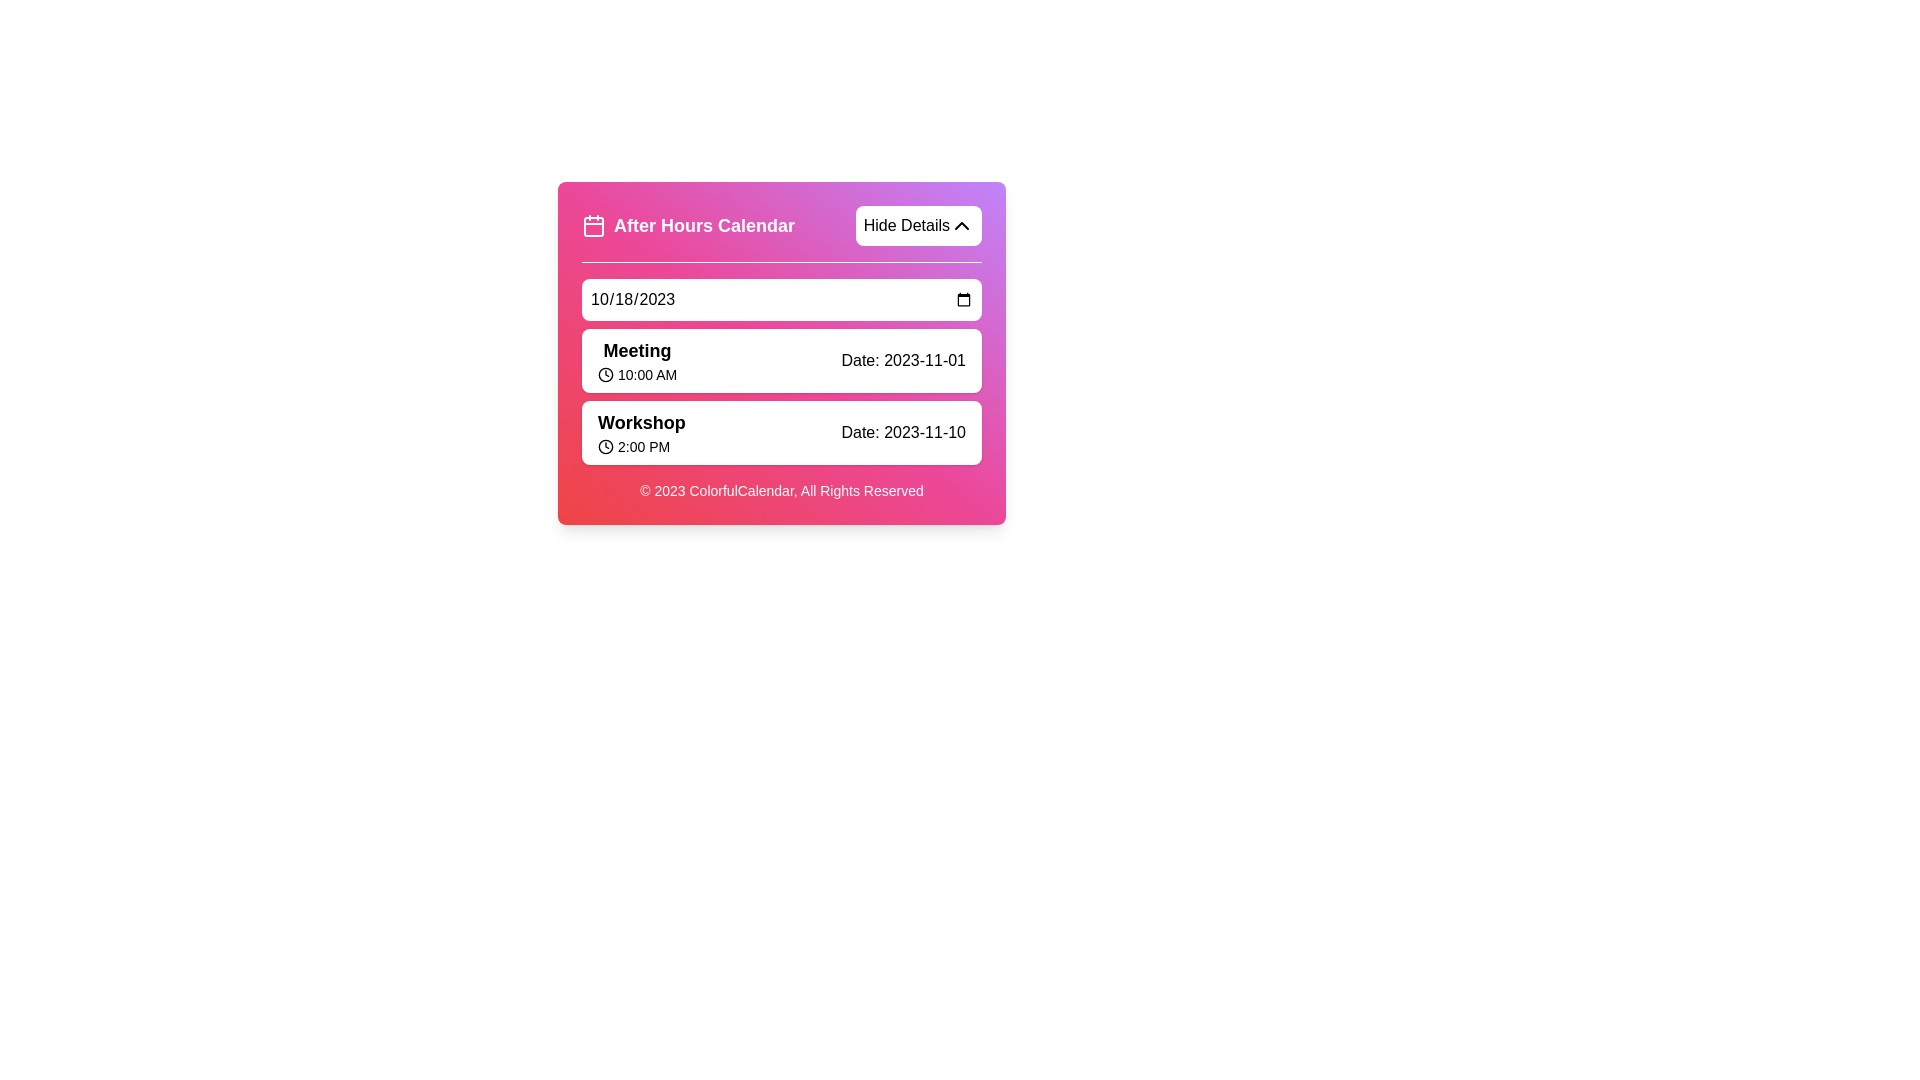  Describe the element at coordinates (781, 233) in the screenshot. I see `the 'Hide Details' button located in the header bar of the calendar interface` at that location.